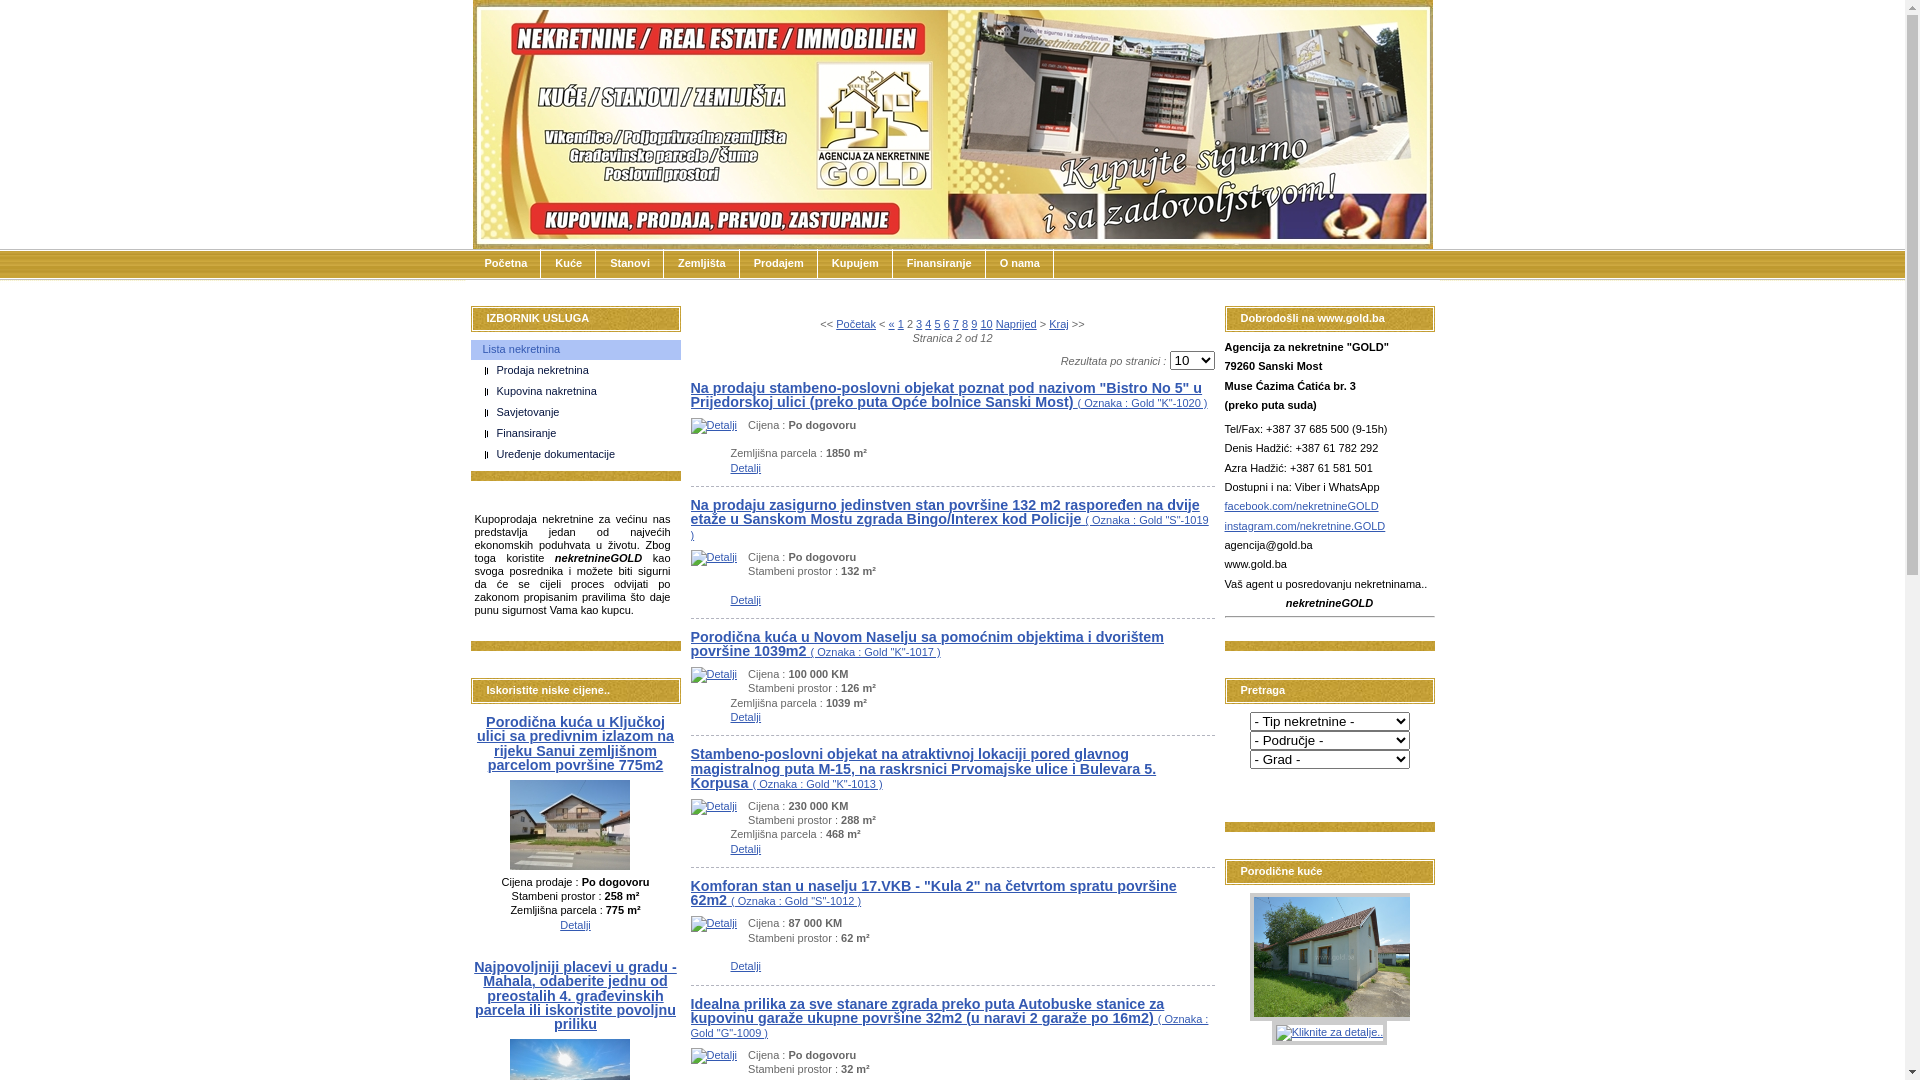  Describe the element at coordinates (574, 925) in the screenshot. I see `'Detalji'` at that location.